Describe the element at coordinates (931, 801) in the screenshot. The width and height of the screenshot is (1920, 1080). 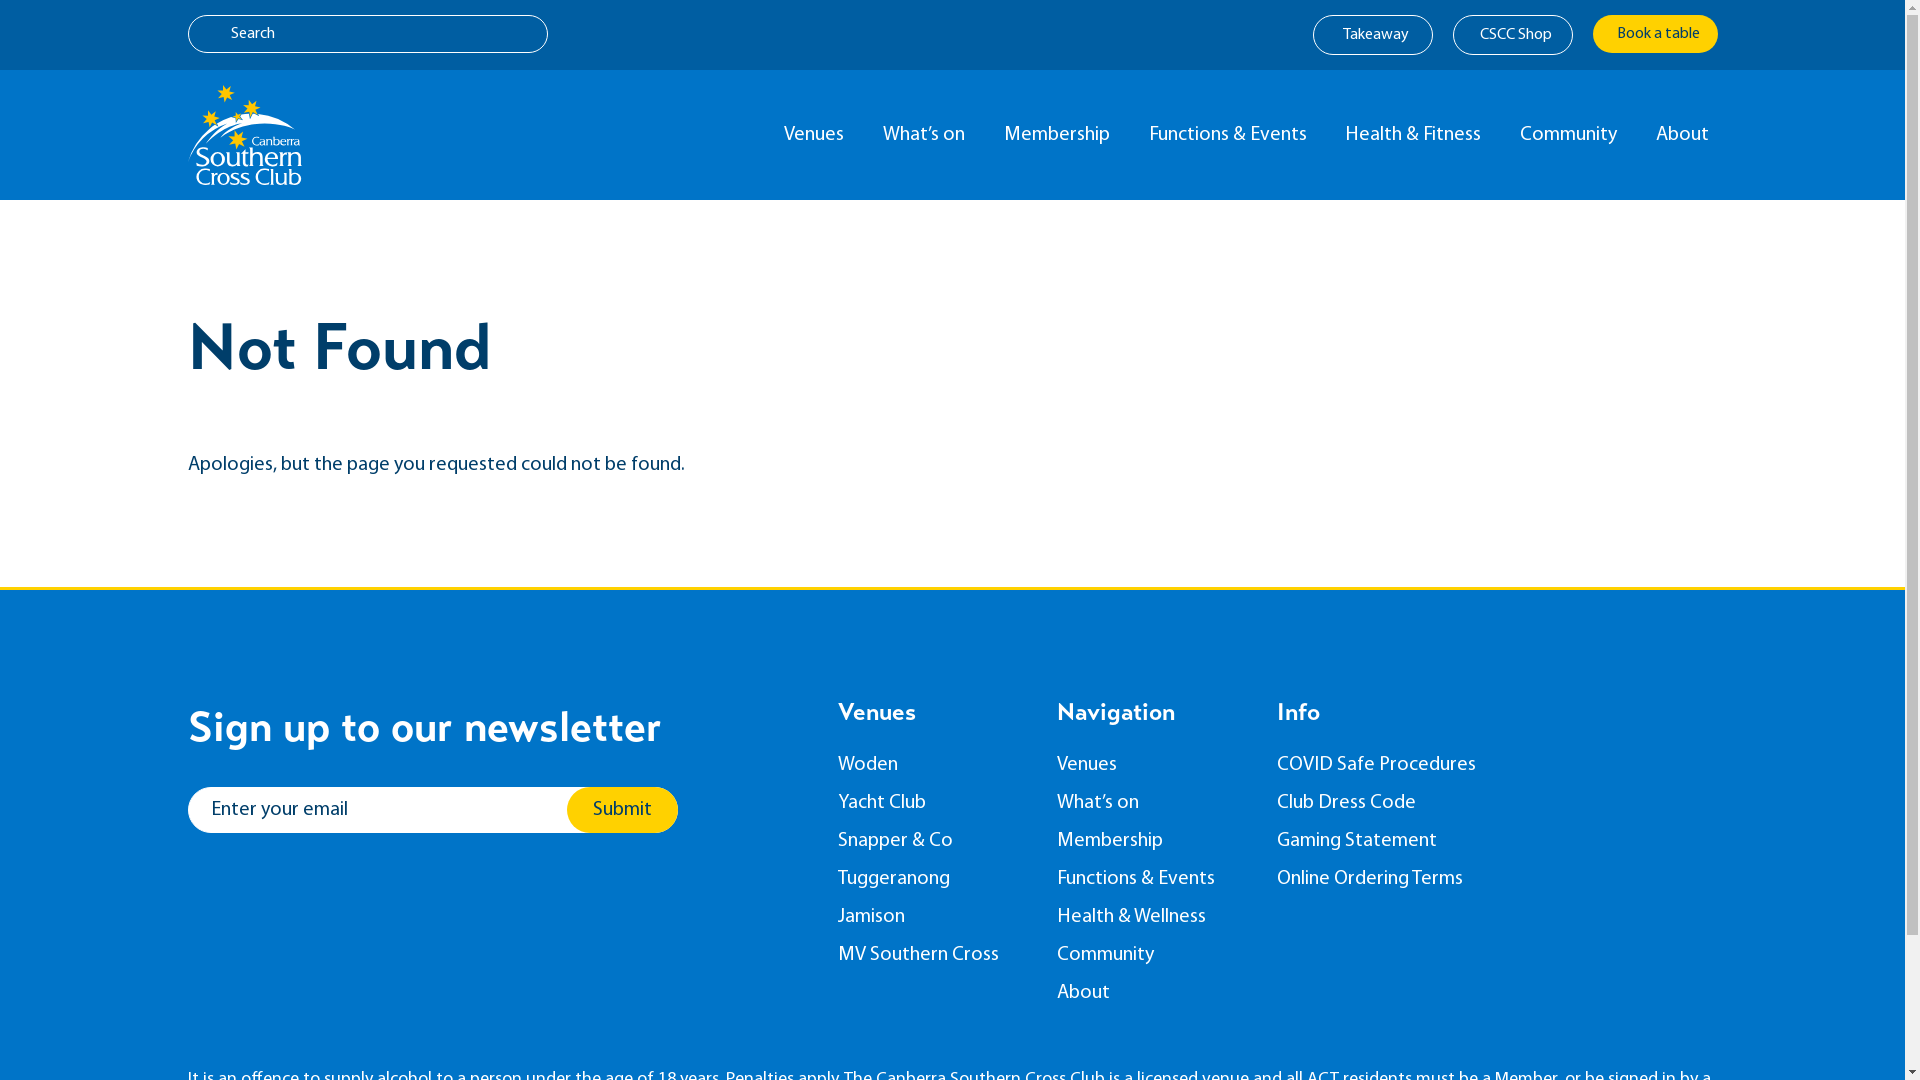
I see `'Yacht Club'` at that location.